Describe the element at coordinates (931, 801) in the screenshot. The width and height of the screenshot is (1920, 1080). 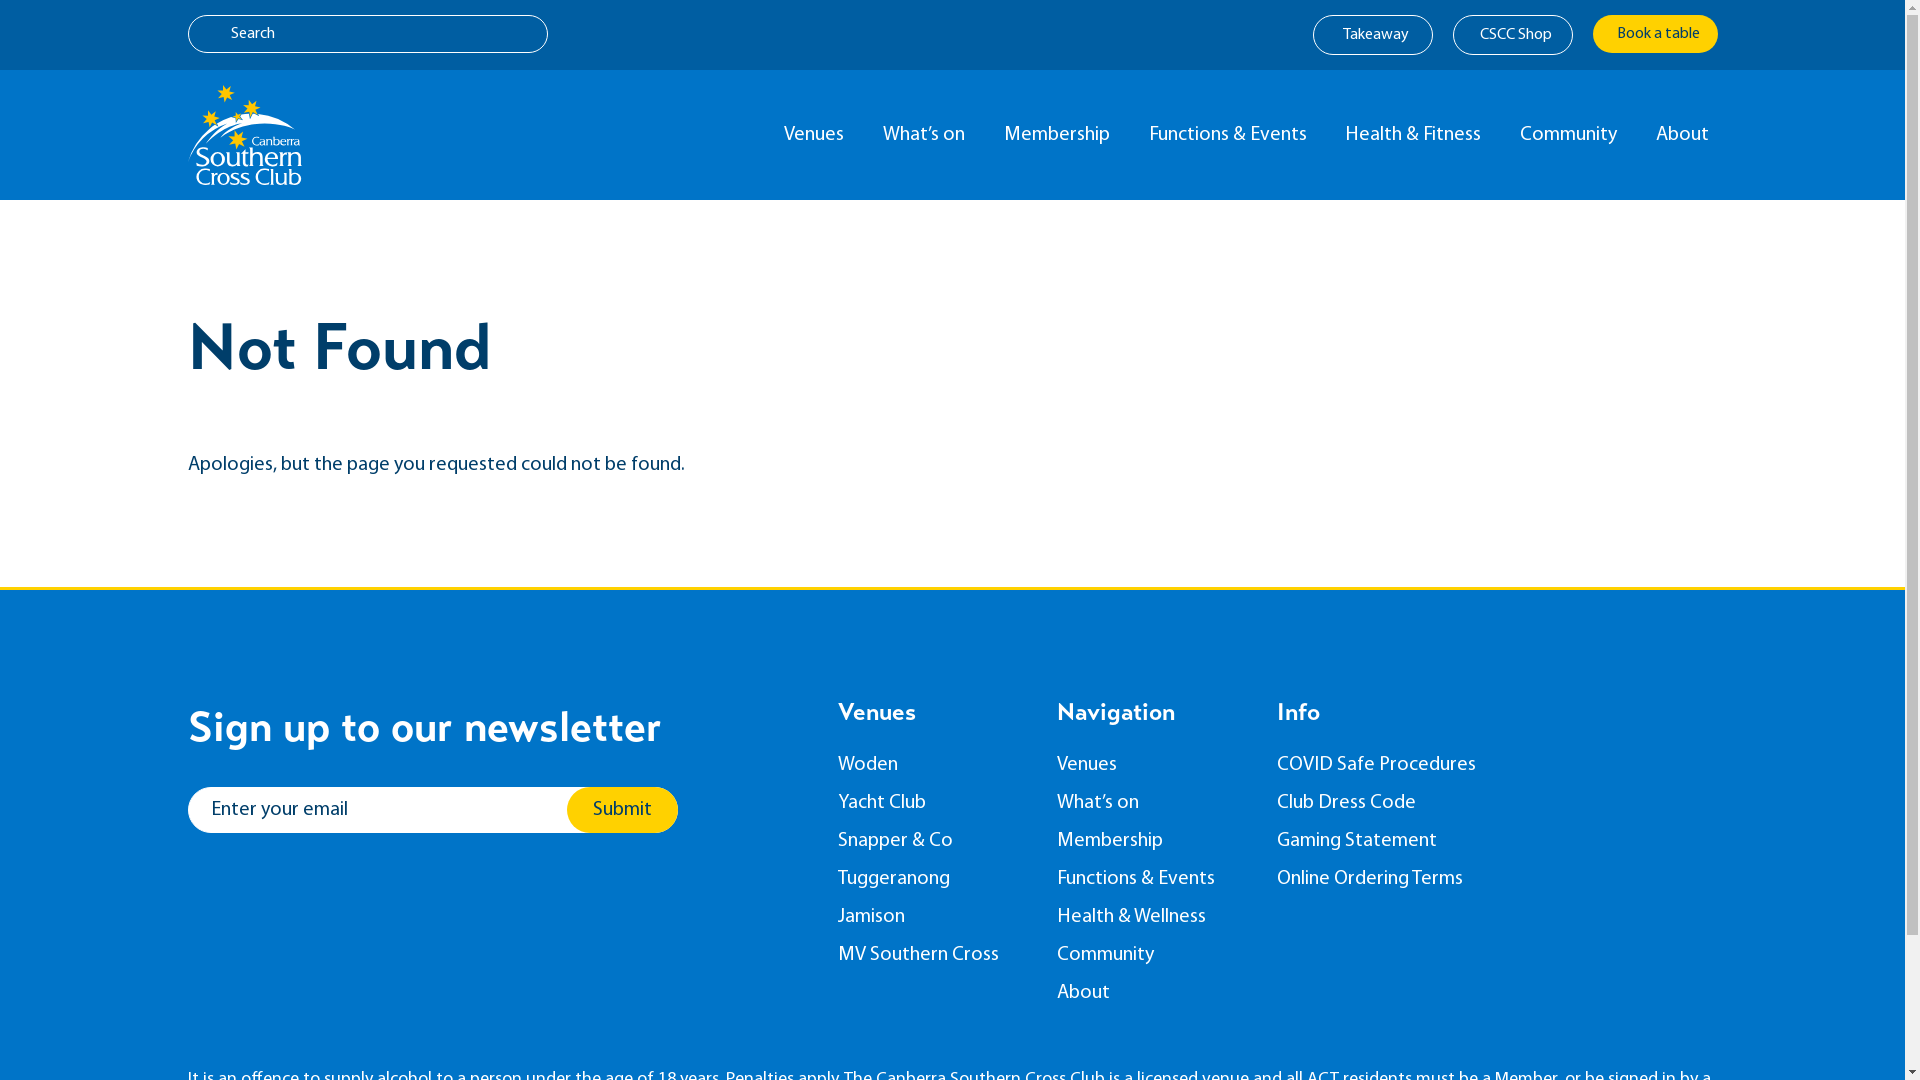
I see `'Yacht Club'` at that location.